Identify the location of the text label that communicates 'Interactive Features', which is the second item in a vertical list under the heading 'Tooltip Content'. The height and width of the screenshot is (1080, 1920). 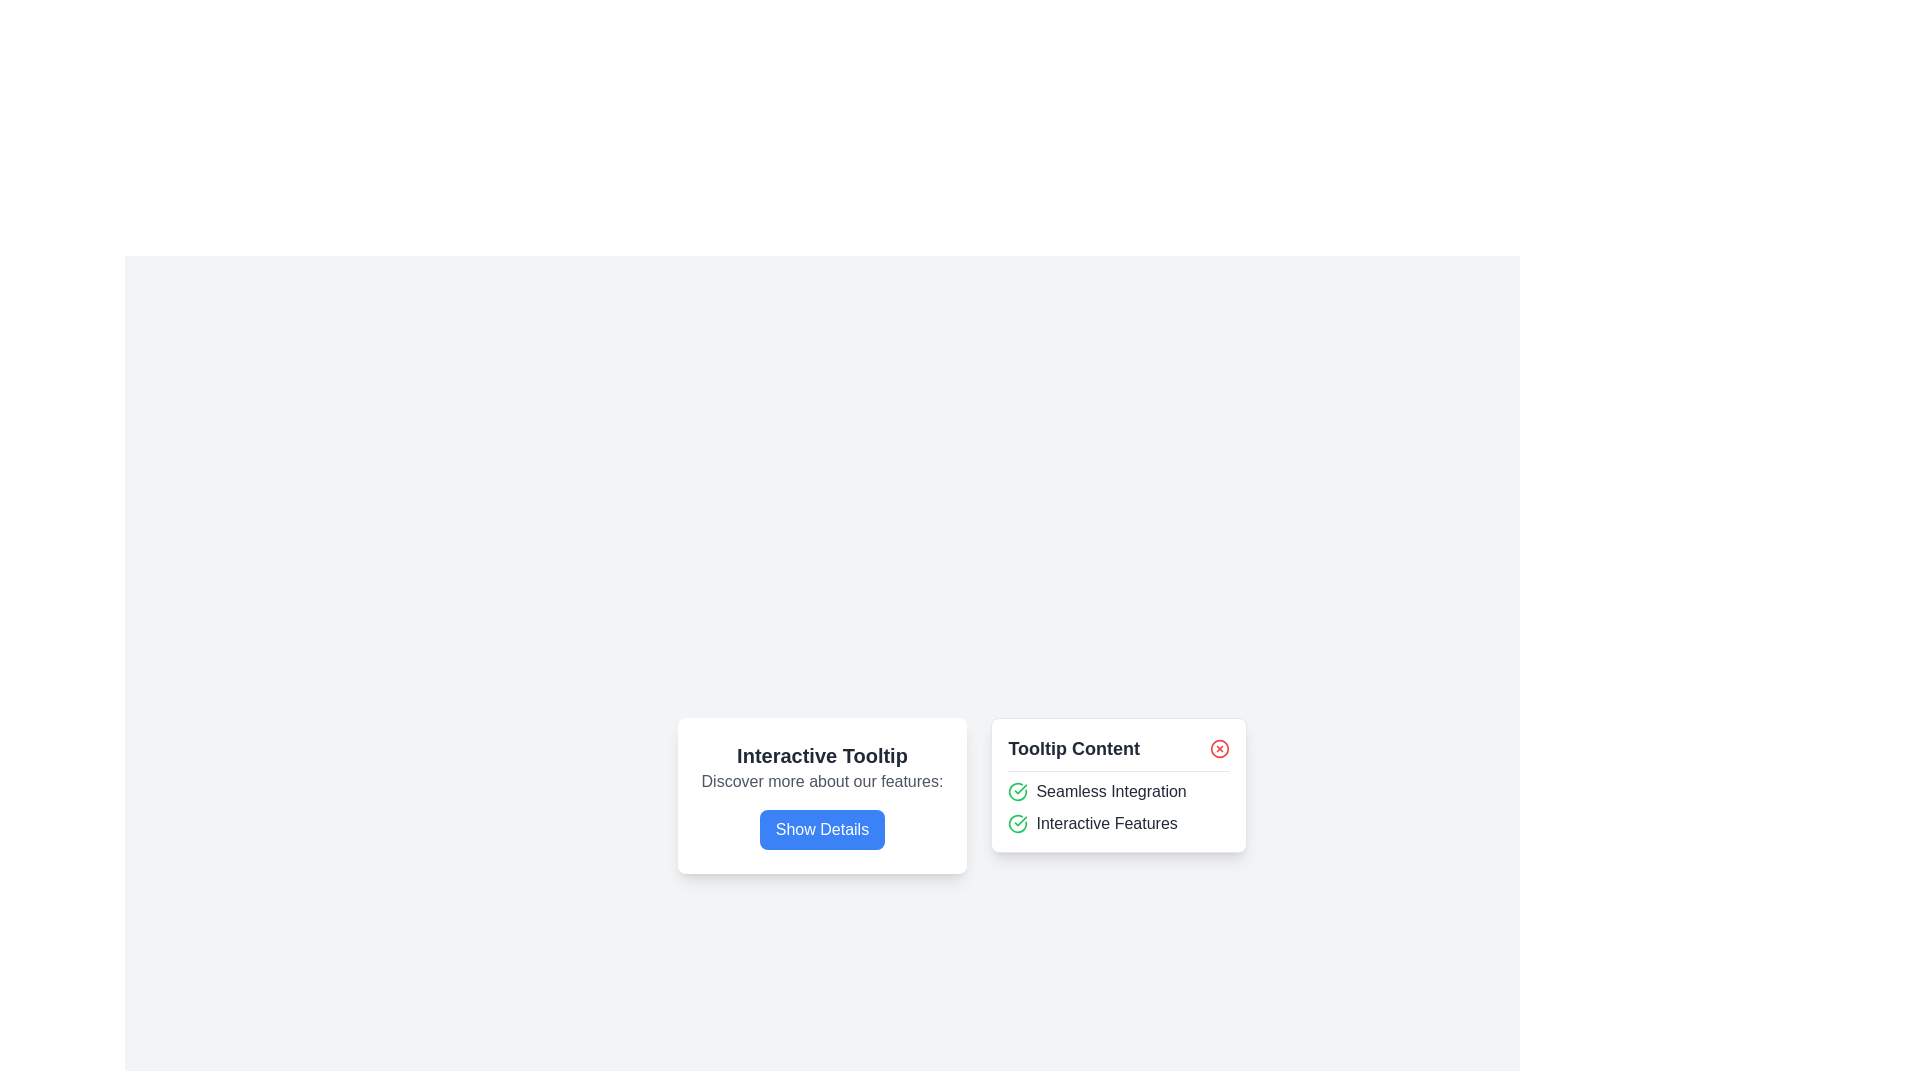
(1118, 824).